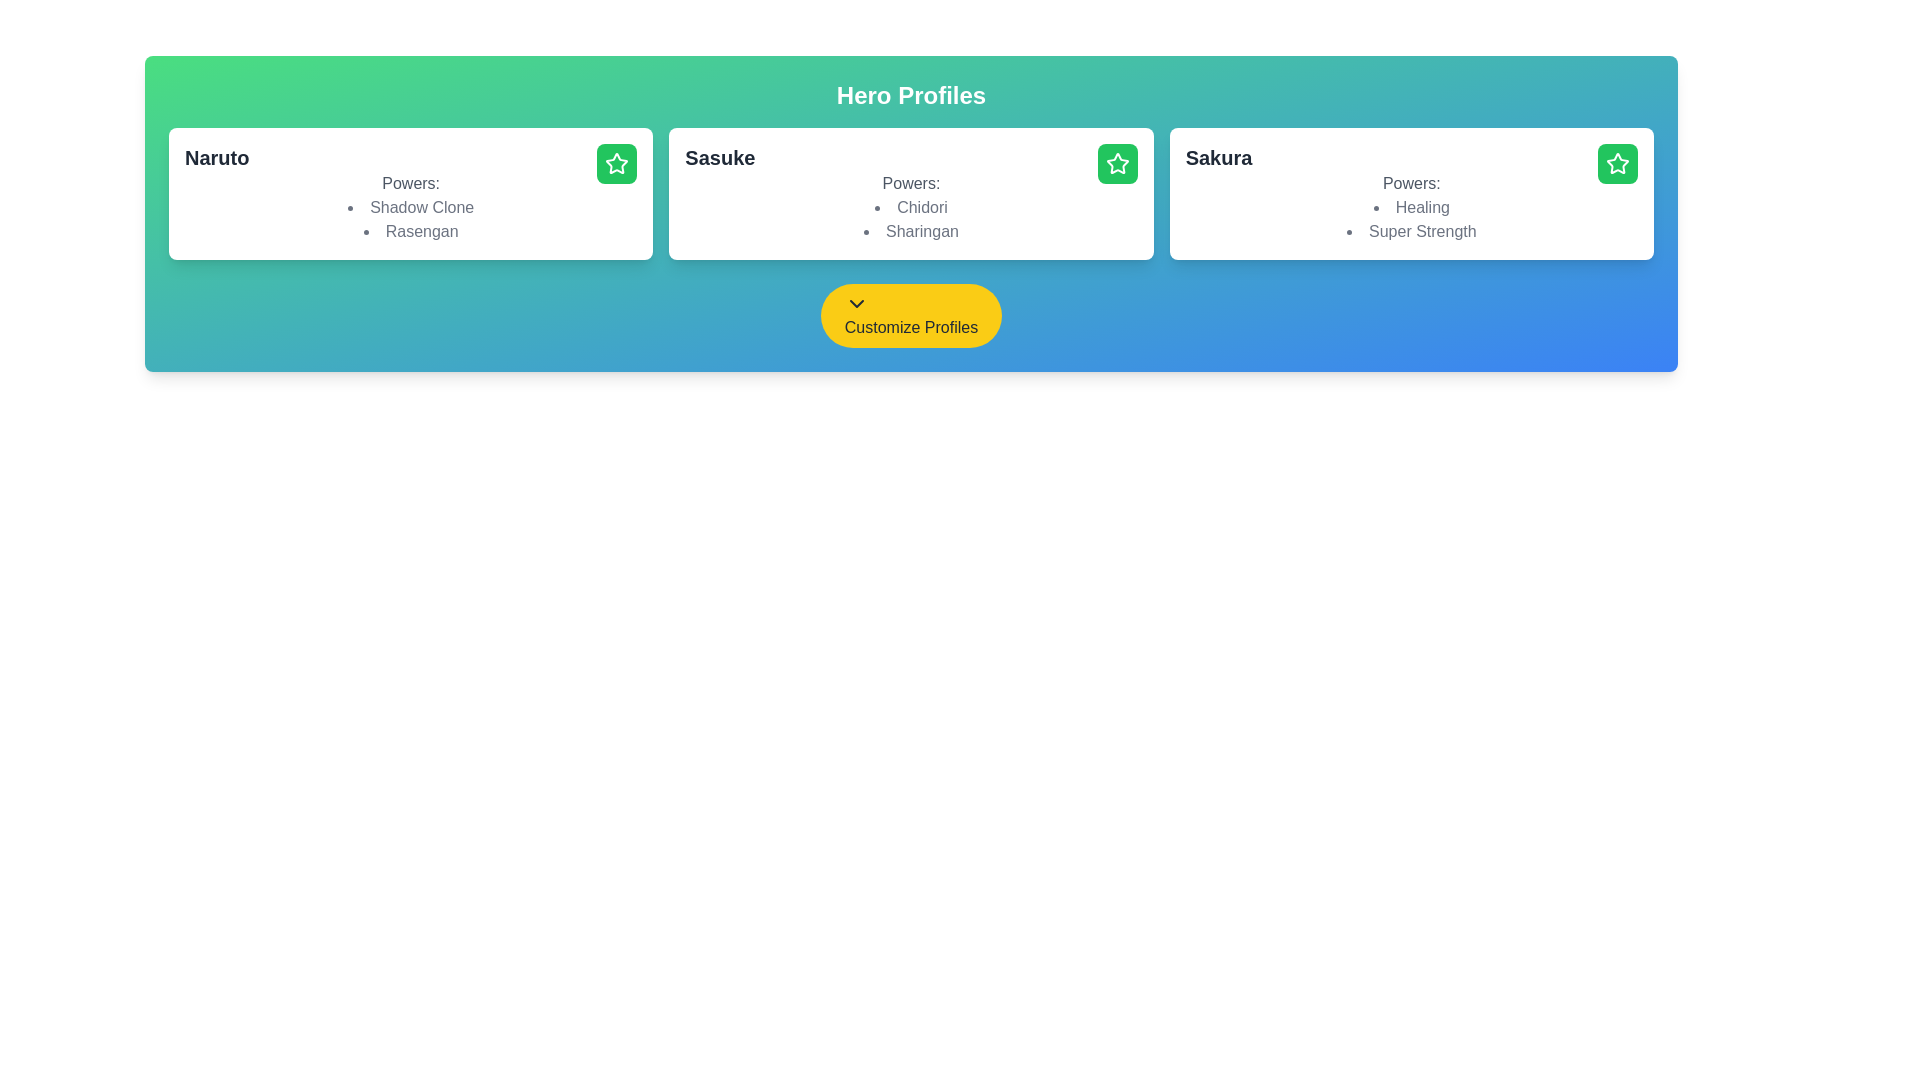 The width and height of the screenshot is (1920, 1080). I want to click on the star icon located in the top-right corner of the card for 'Sasuke', so click(1116, 162).